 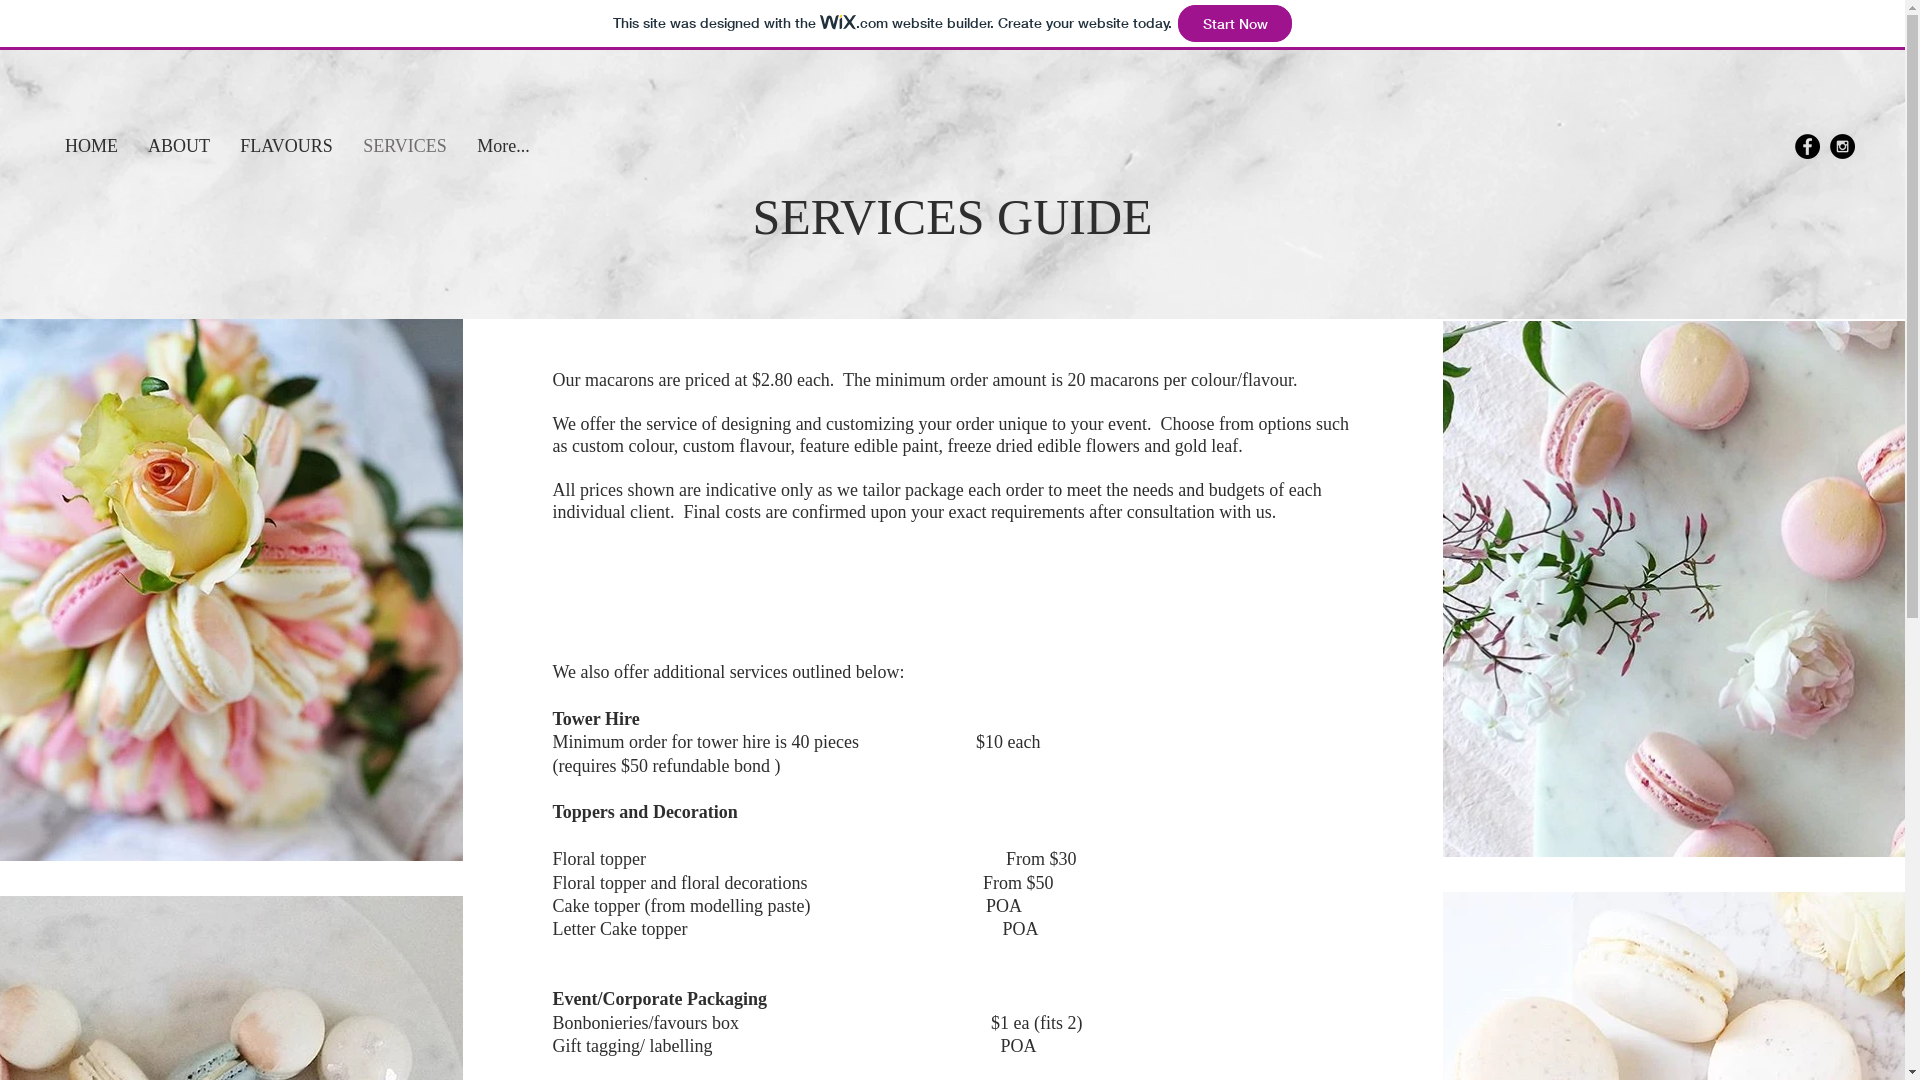 I want to click on 'FLAVOURS', so click(x=285, y=145).